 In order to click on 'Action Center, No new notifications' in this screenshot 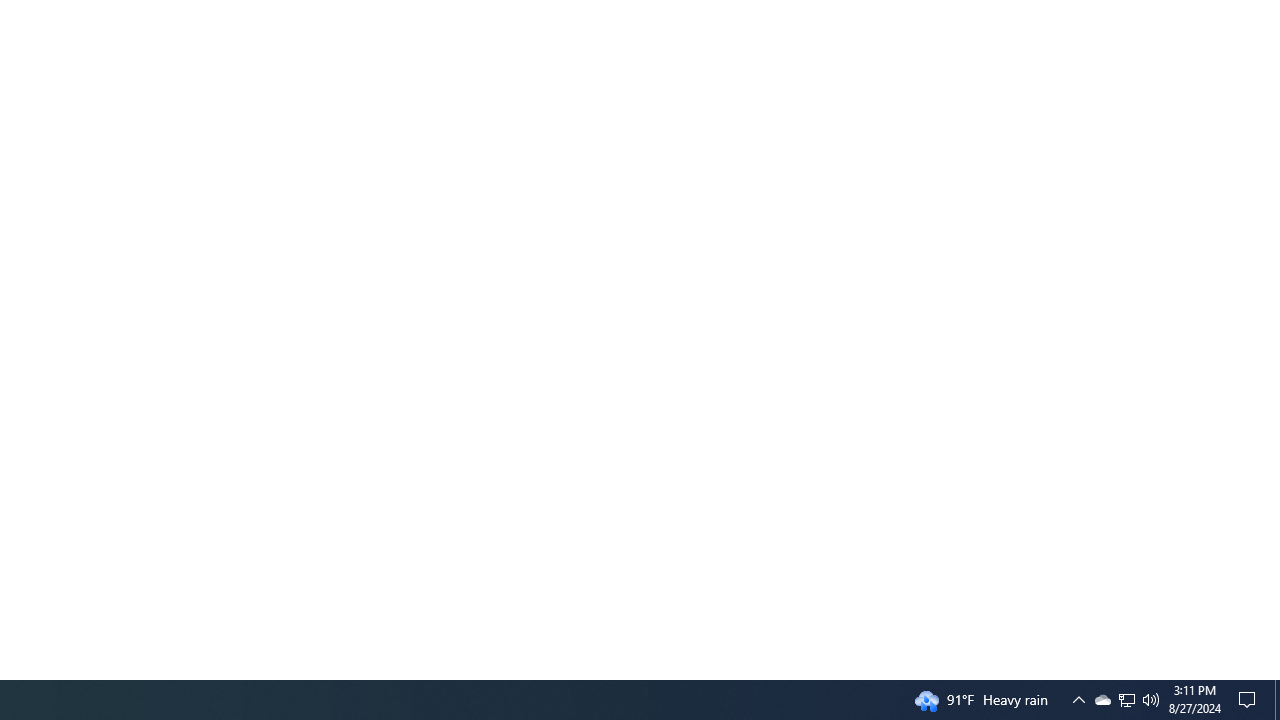, I will do `click(1276, 698)`.